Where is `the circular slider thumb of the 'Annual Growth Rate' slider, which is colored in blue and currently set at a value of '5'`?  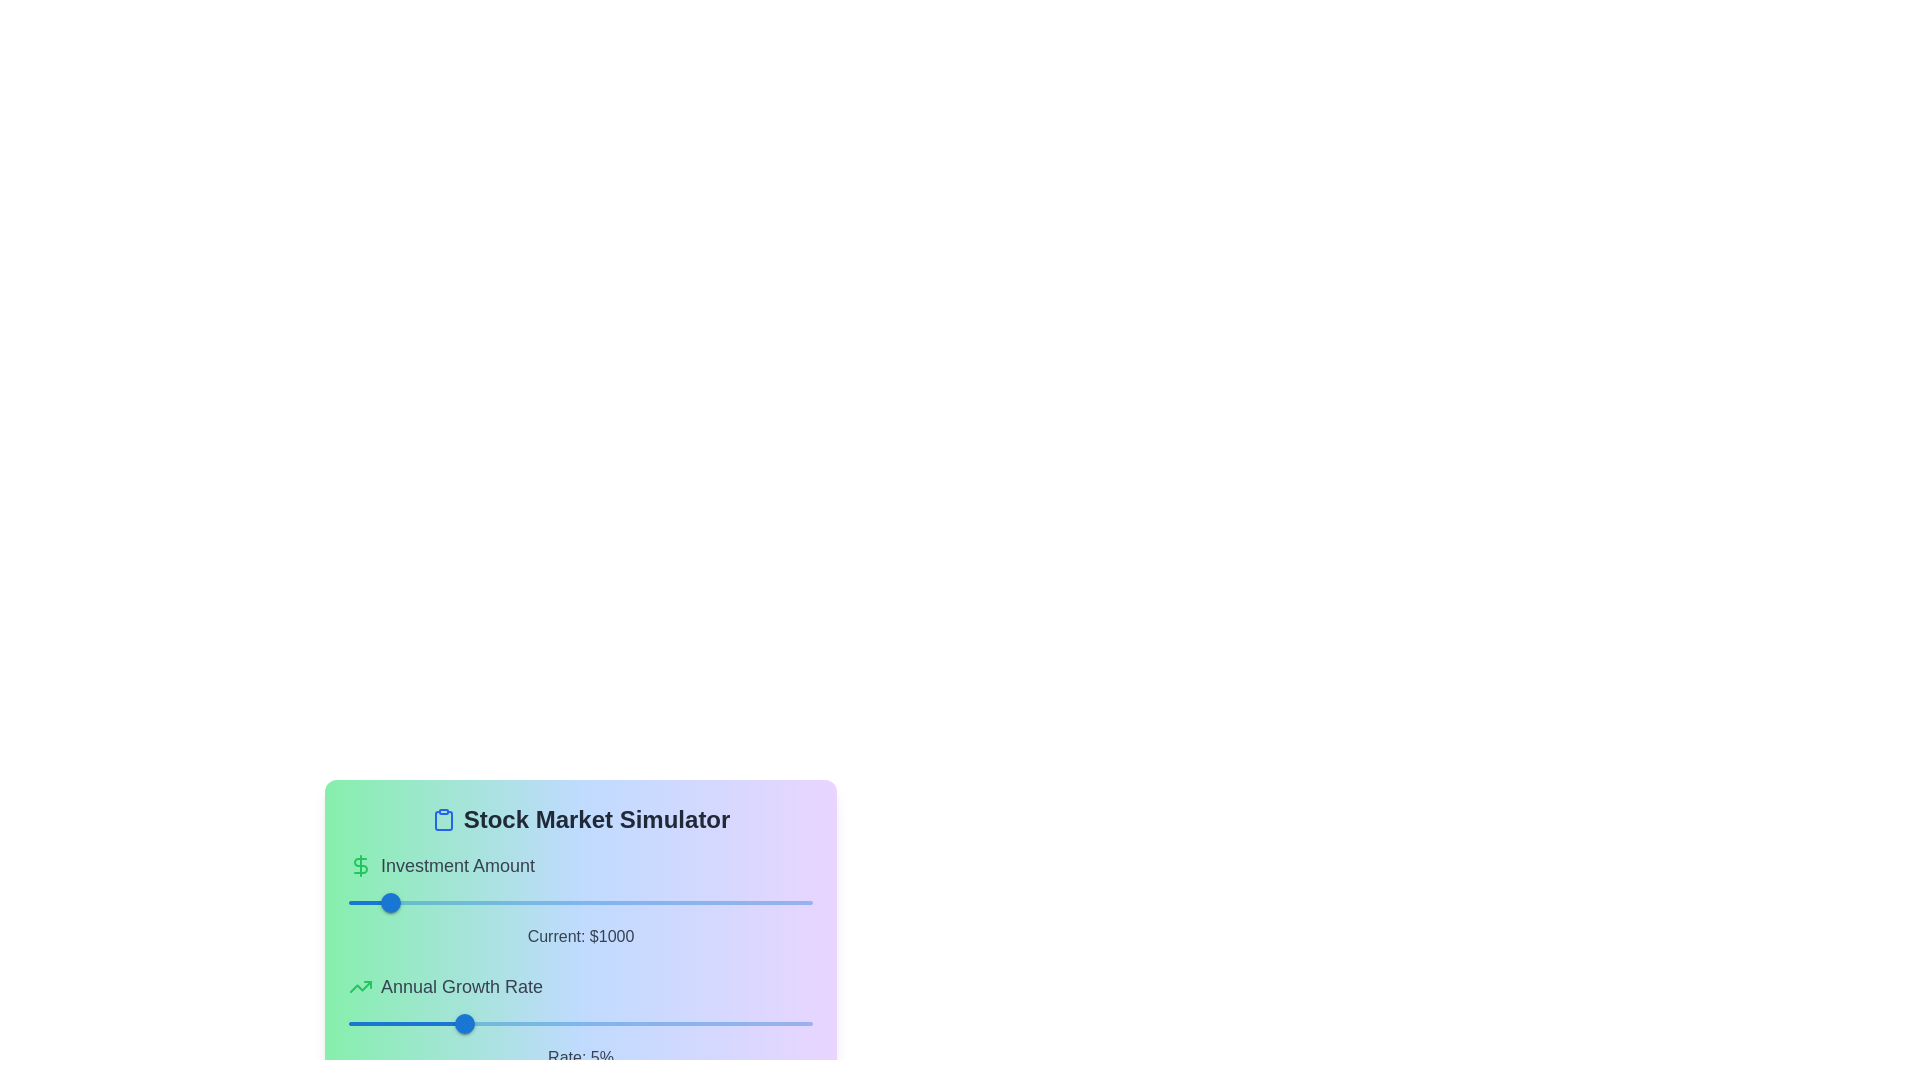
the circular slider thumb of the 'Annual Growth Rate' slider, which is colored in blue and currently set at a value of '5' is located at coordinates (464, 1023).